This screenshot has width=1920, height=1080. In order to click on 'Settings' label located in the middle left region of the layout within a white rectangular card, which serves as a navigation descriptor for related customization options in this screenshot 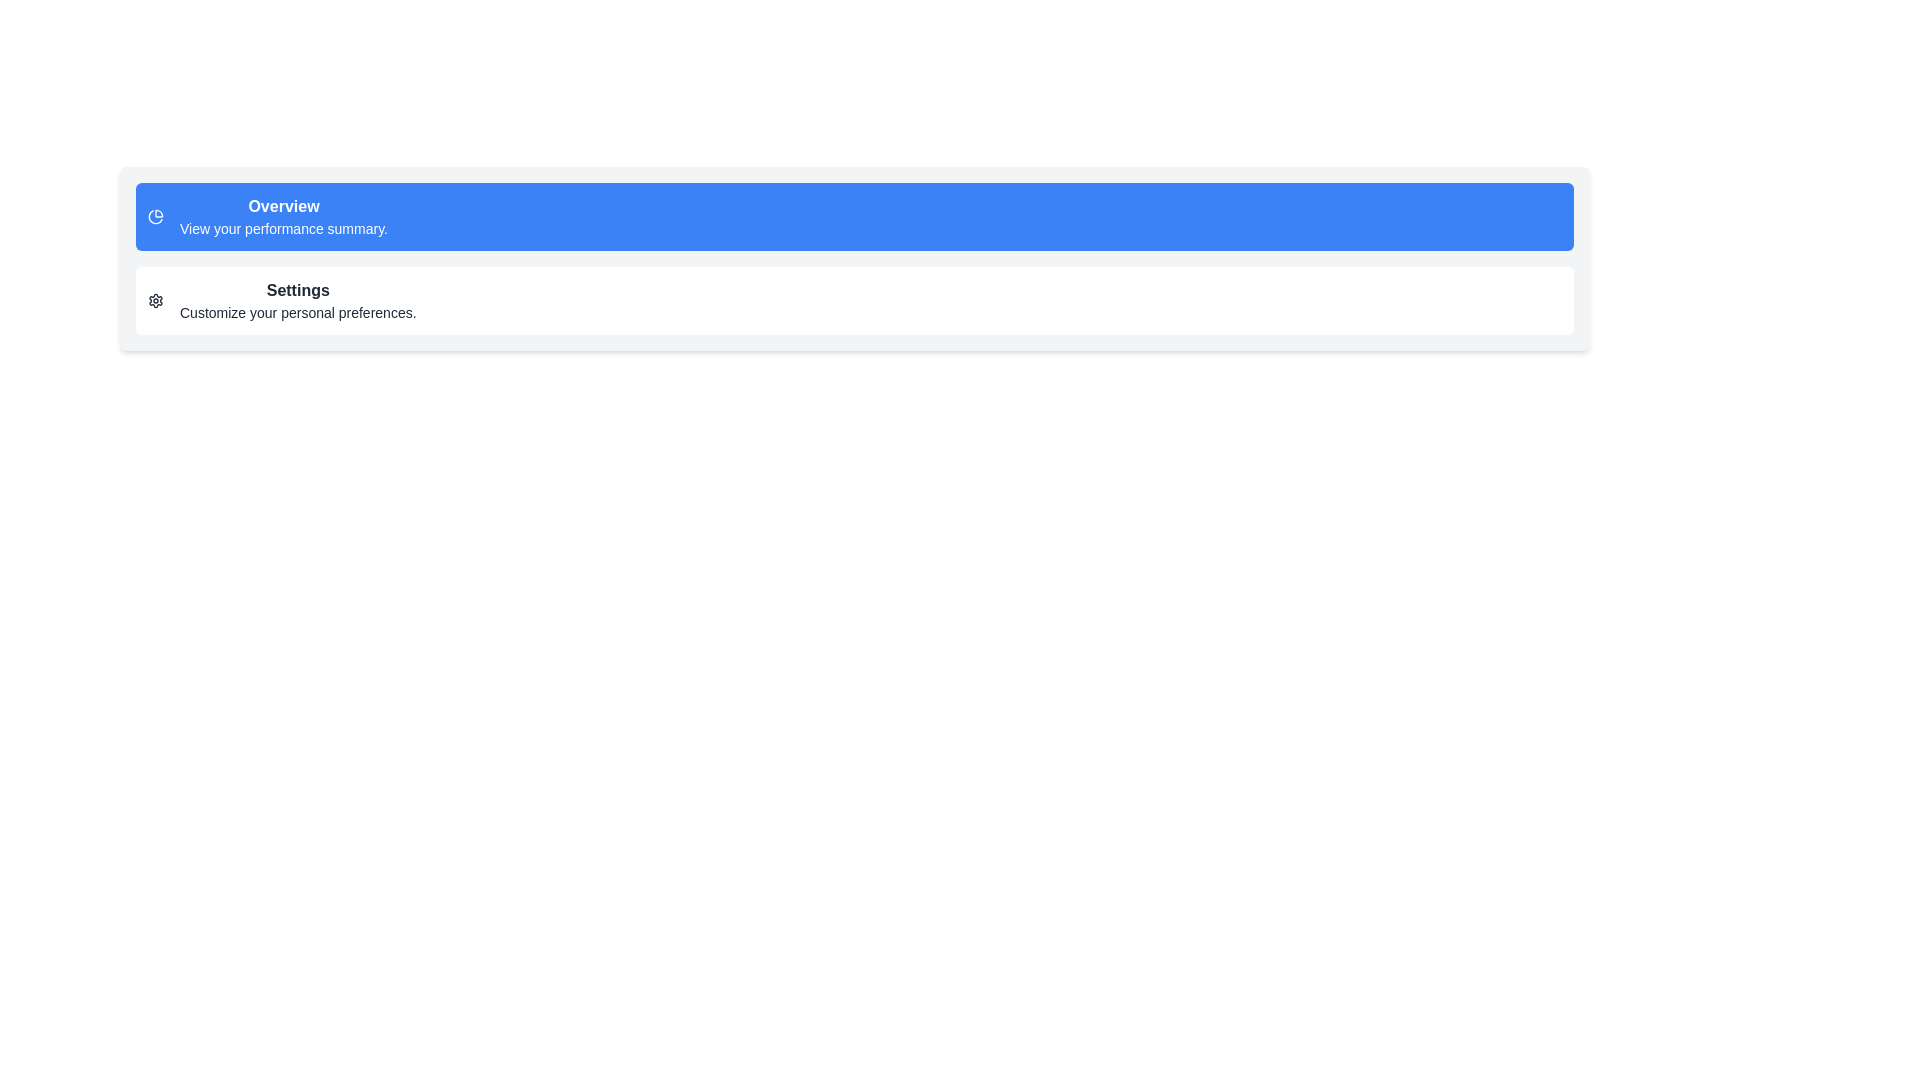, I will do `click(297, 300)`.